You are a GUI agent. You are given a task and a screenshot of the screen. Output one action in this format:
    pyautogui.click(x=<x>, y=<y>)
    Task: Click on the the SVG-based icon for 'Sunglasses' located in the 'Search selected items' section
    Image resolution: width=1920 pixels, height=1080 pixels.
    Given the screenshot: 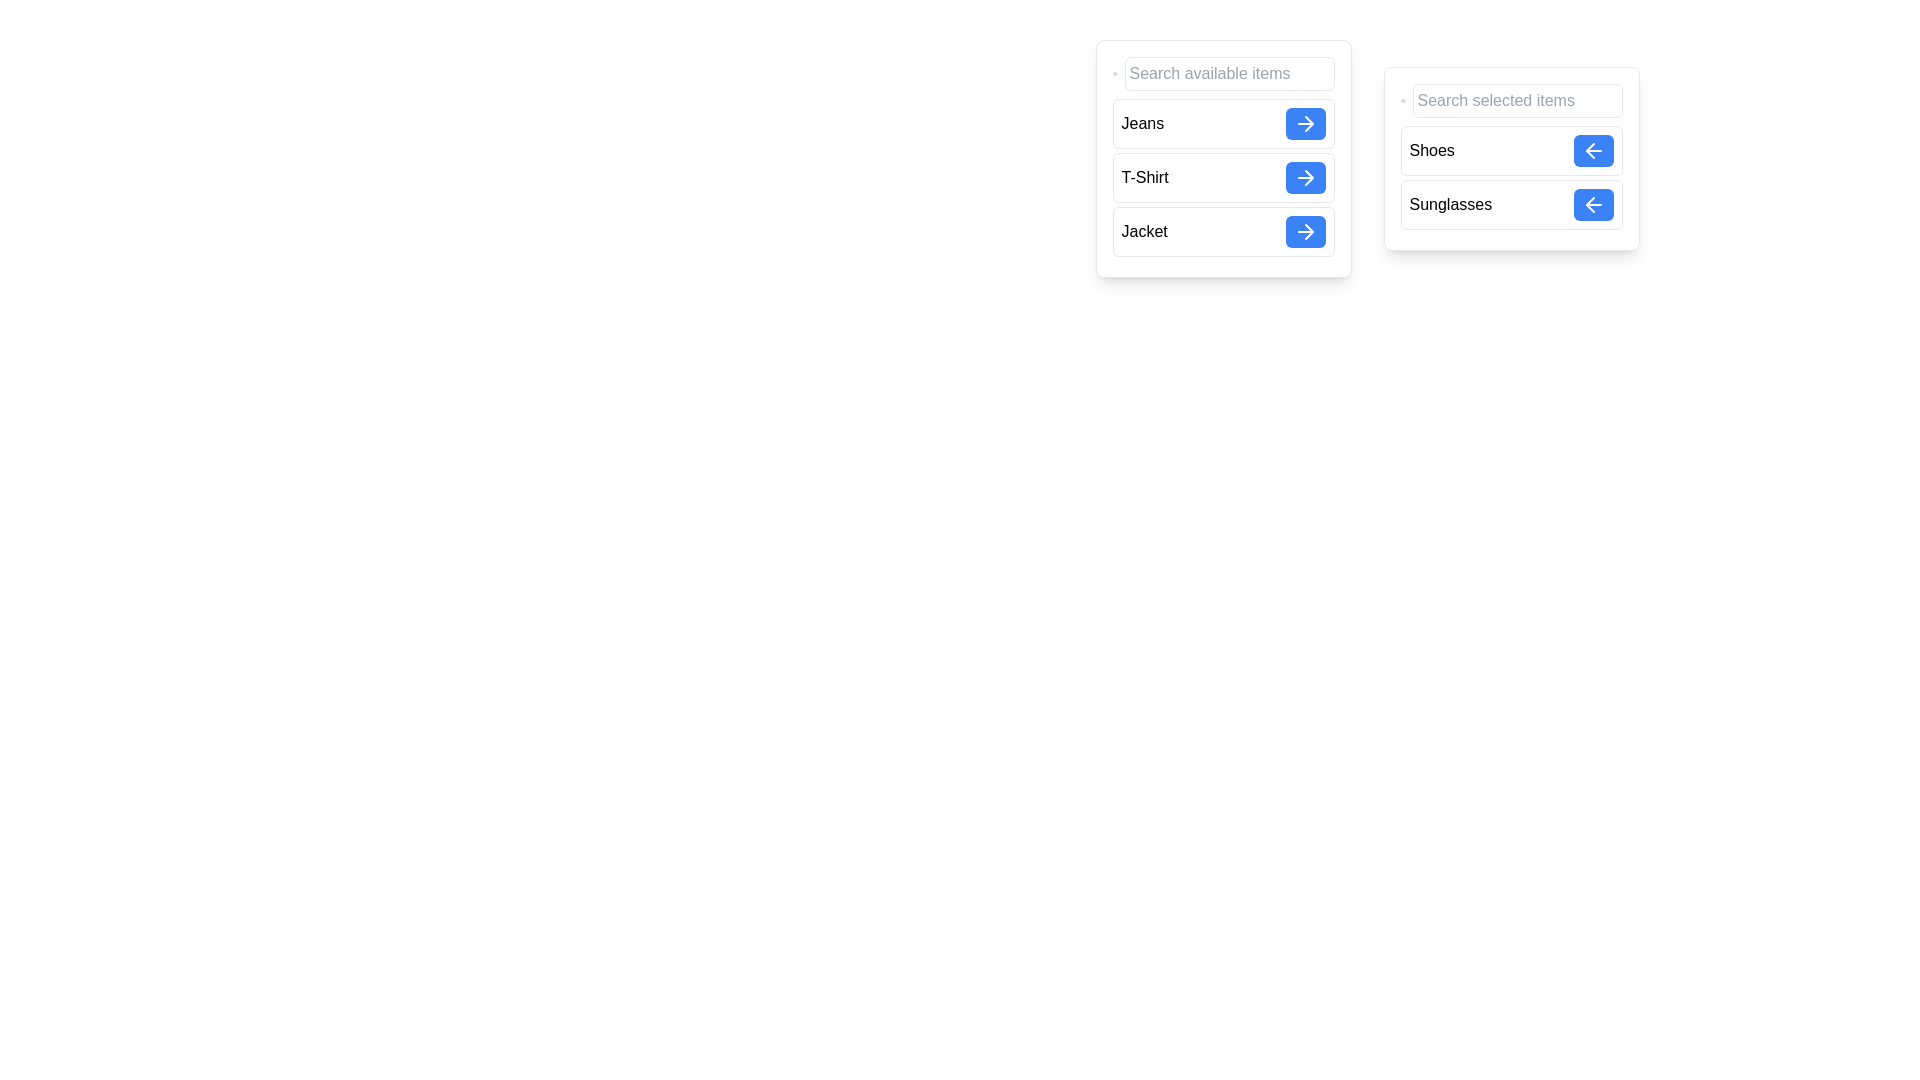 What is the action you would take?
    pyautogui.click(x=1592, y=204)
    